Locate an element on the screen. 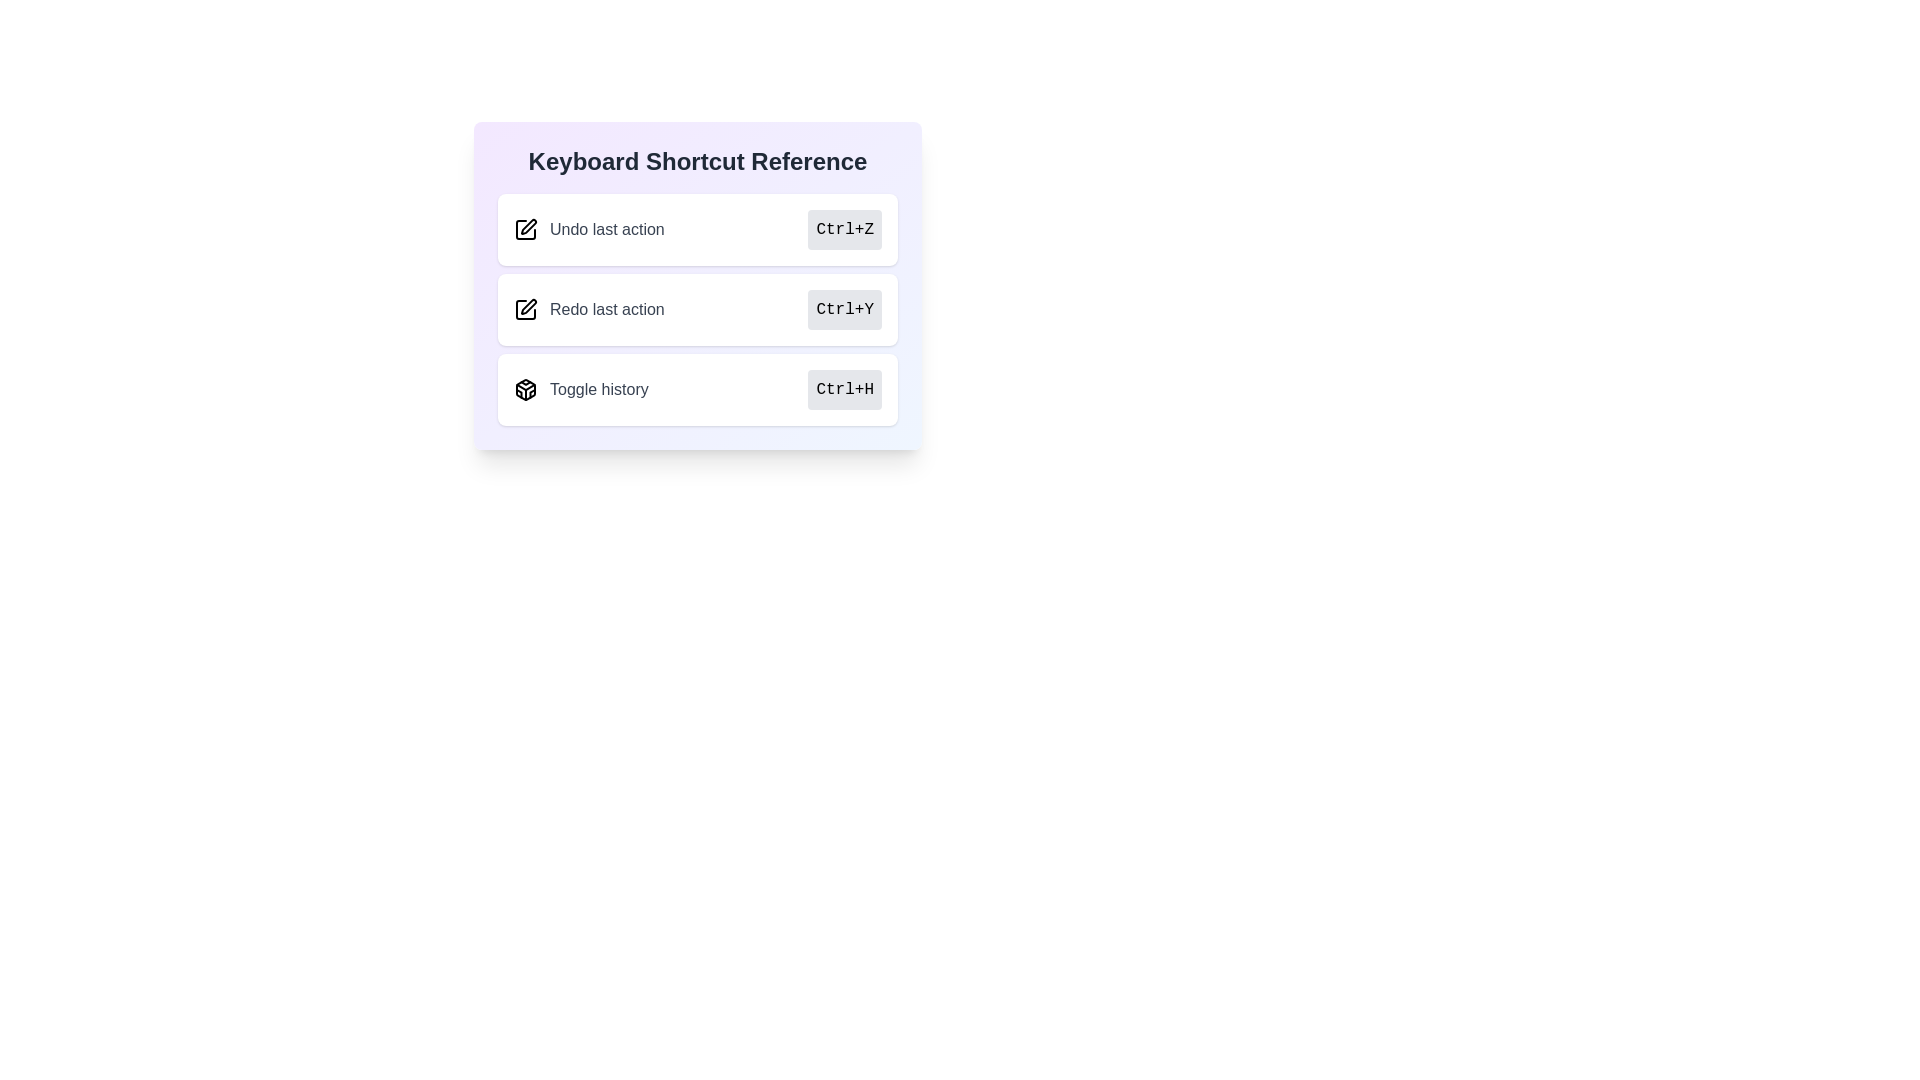  the text label that describes the shortcut action for toggling a history view, located to the right of a 3D cube icon within the 'Keyboard Shortcut Reference' card is located at coordinates (598, 389).